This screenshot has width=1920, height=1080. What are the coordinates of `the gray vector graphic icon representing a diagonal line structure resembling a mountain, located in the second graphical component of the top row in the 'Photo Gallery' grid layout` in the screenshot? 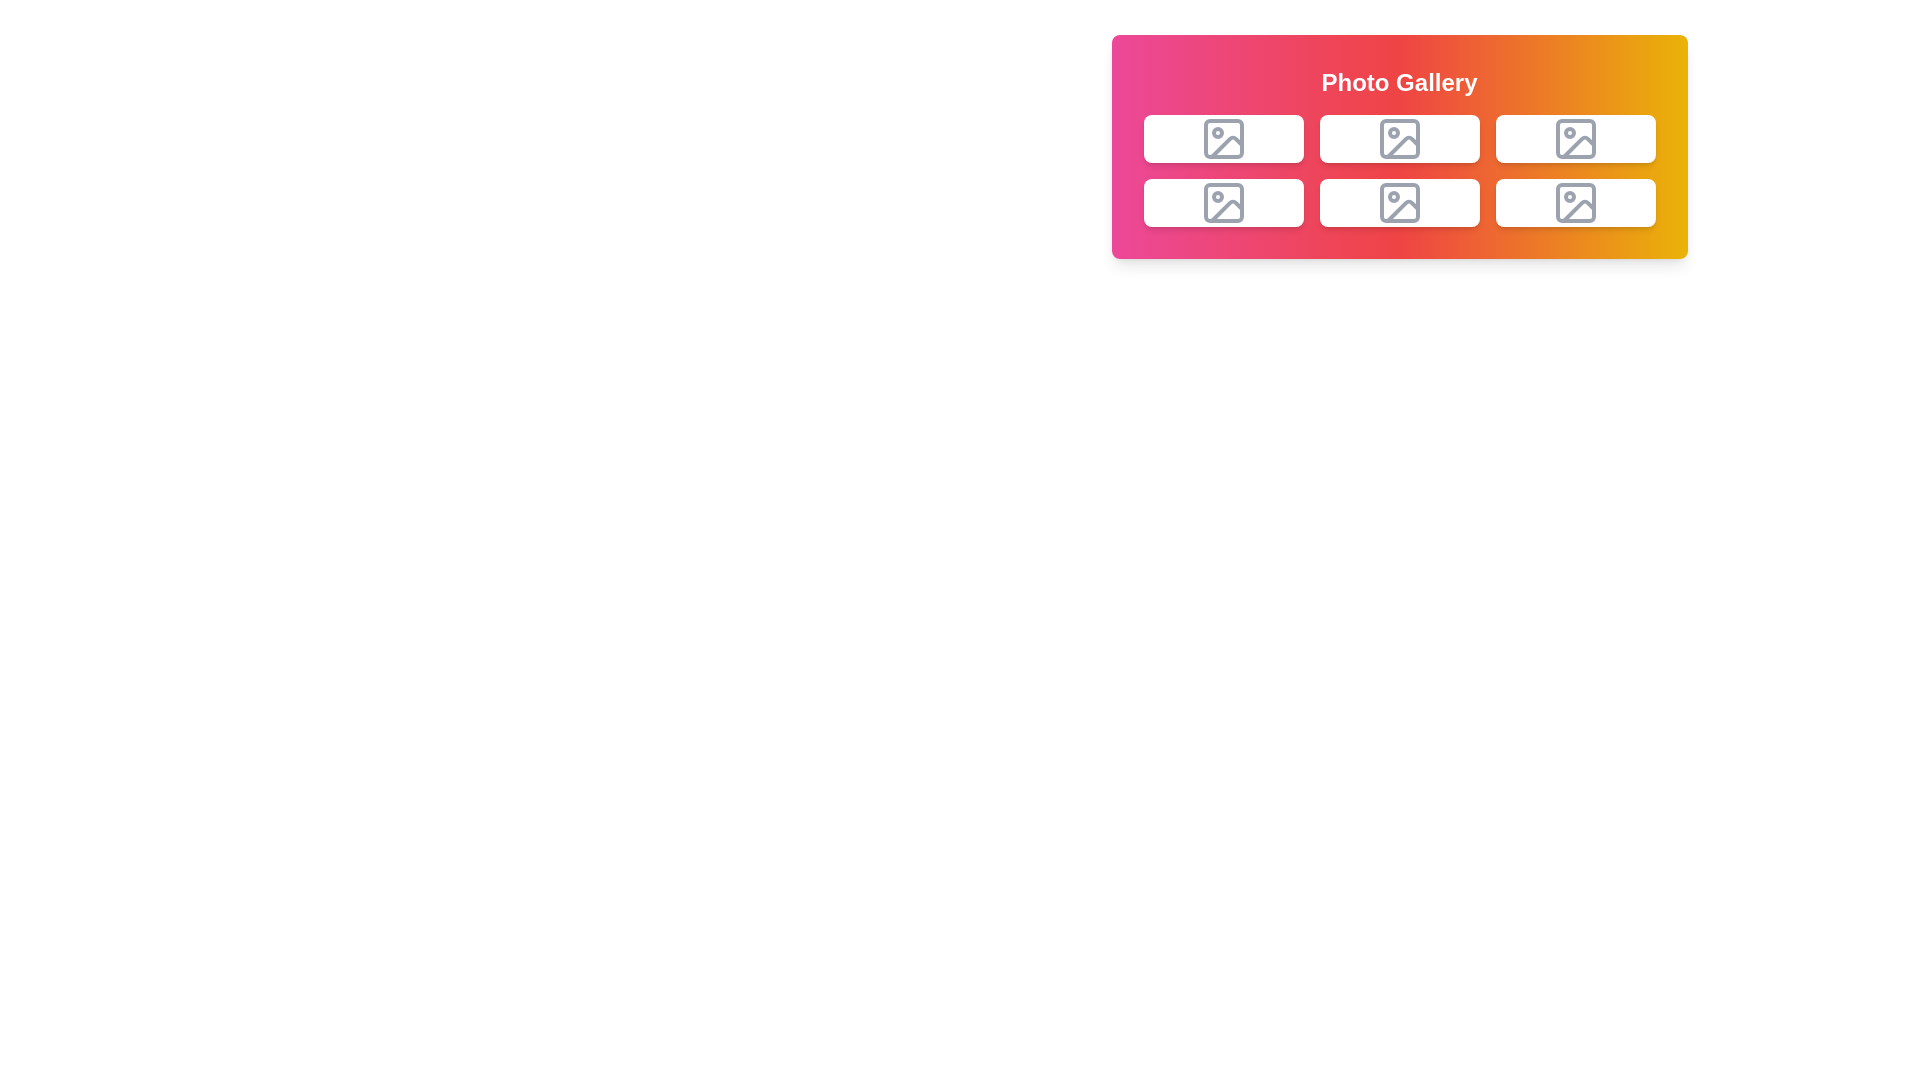 It's located at (1401, 146).